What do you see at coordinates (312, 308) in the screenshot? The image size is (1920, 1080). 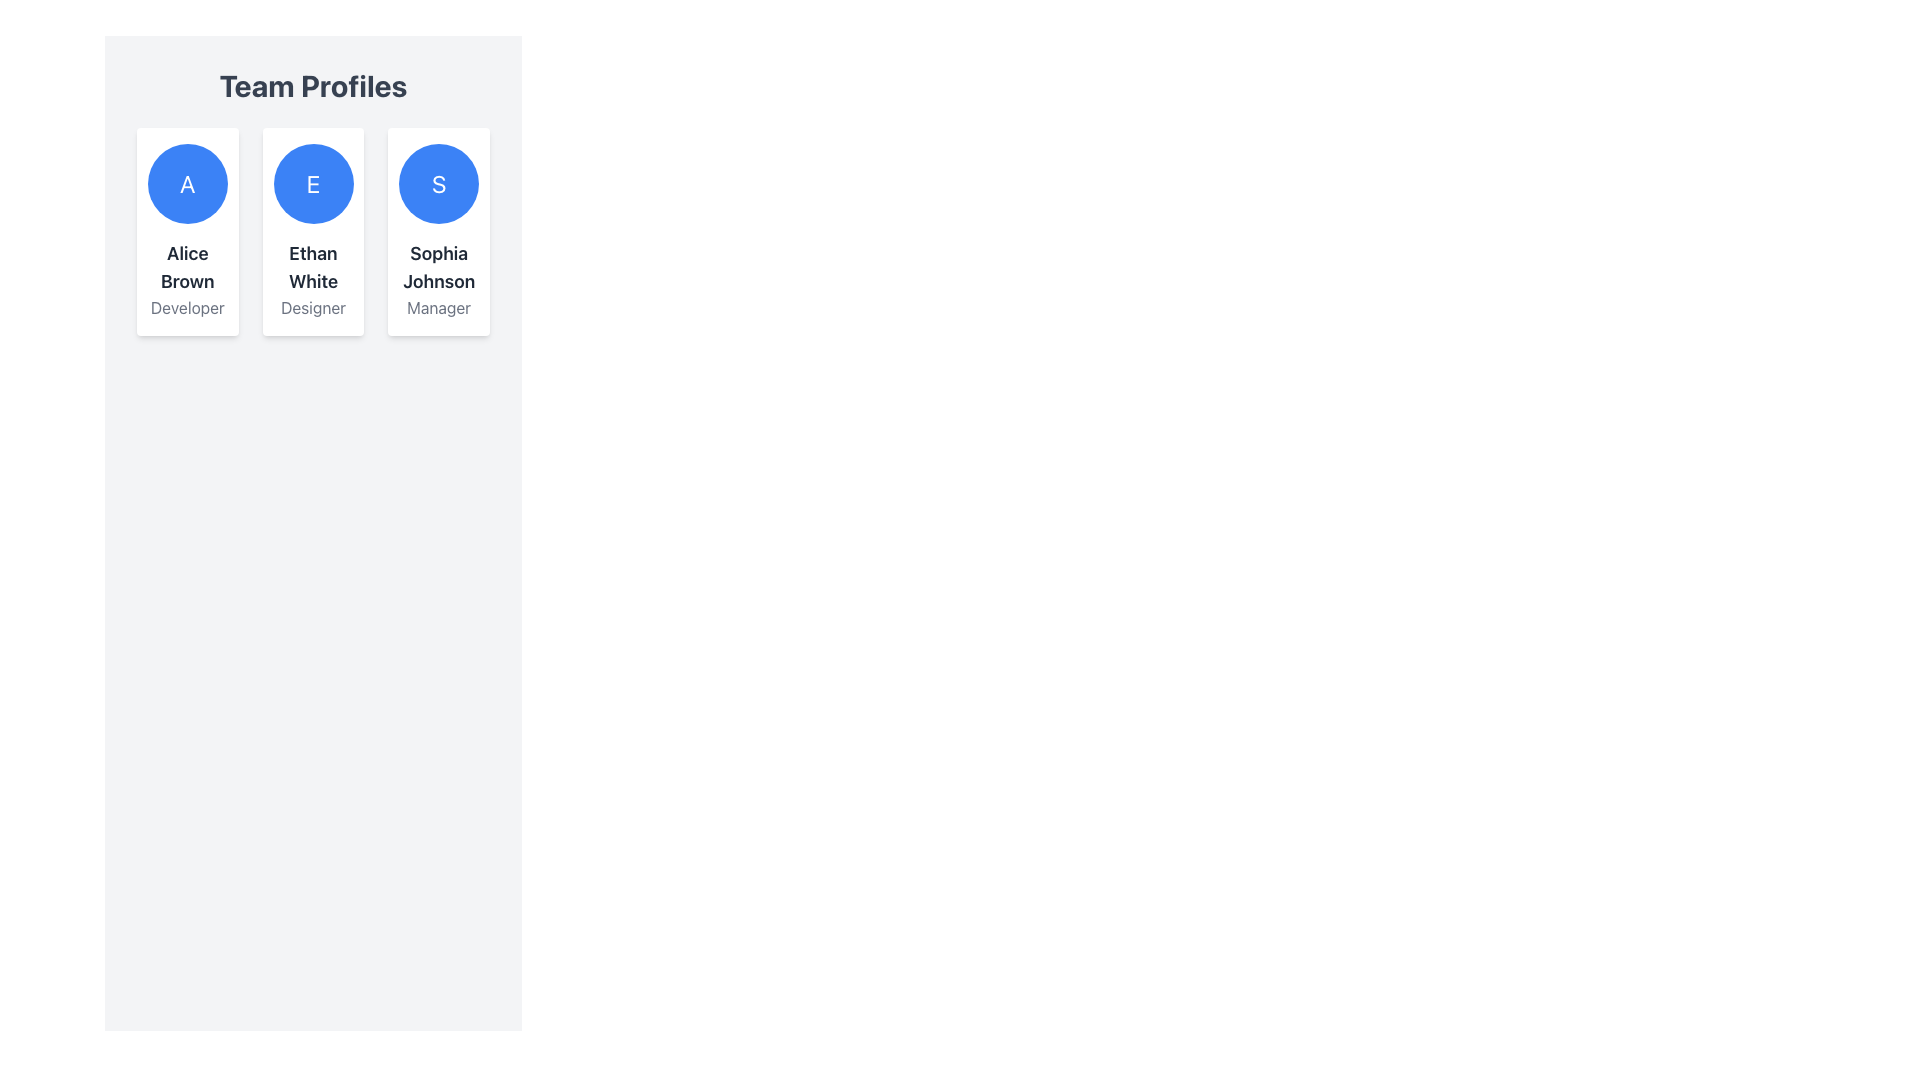 I see `the text label reading 'Designer' located directly below the 'Ethan White' name label in the profile card layout` at bounding box center [312, 308].